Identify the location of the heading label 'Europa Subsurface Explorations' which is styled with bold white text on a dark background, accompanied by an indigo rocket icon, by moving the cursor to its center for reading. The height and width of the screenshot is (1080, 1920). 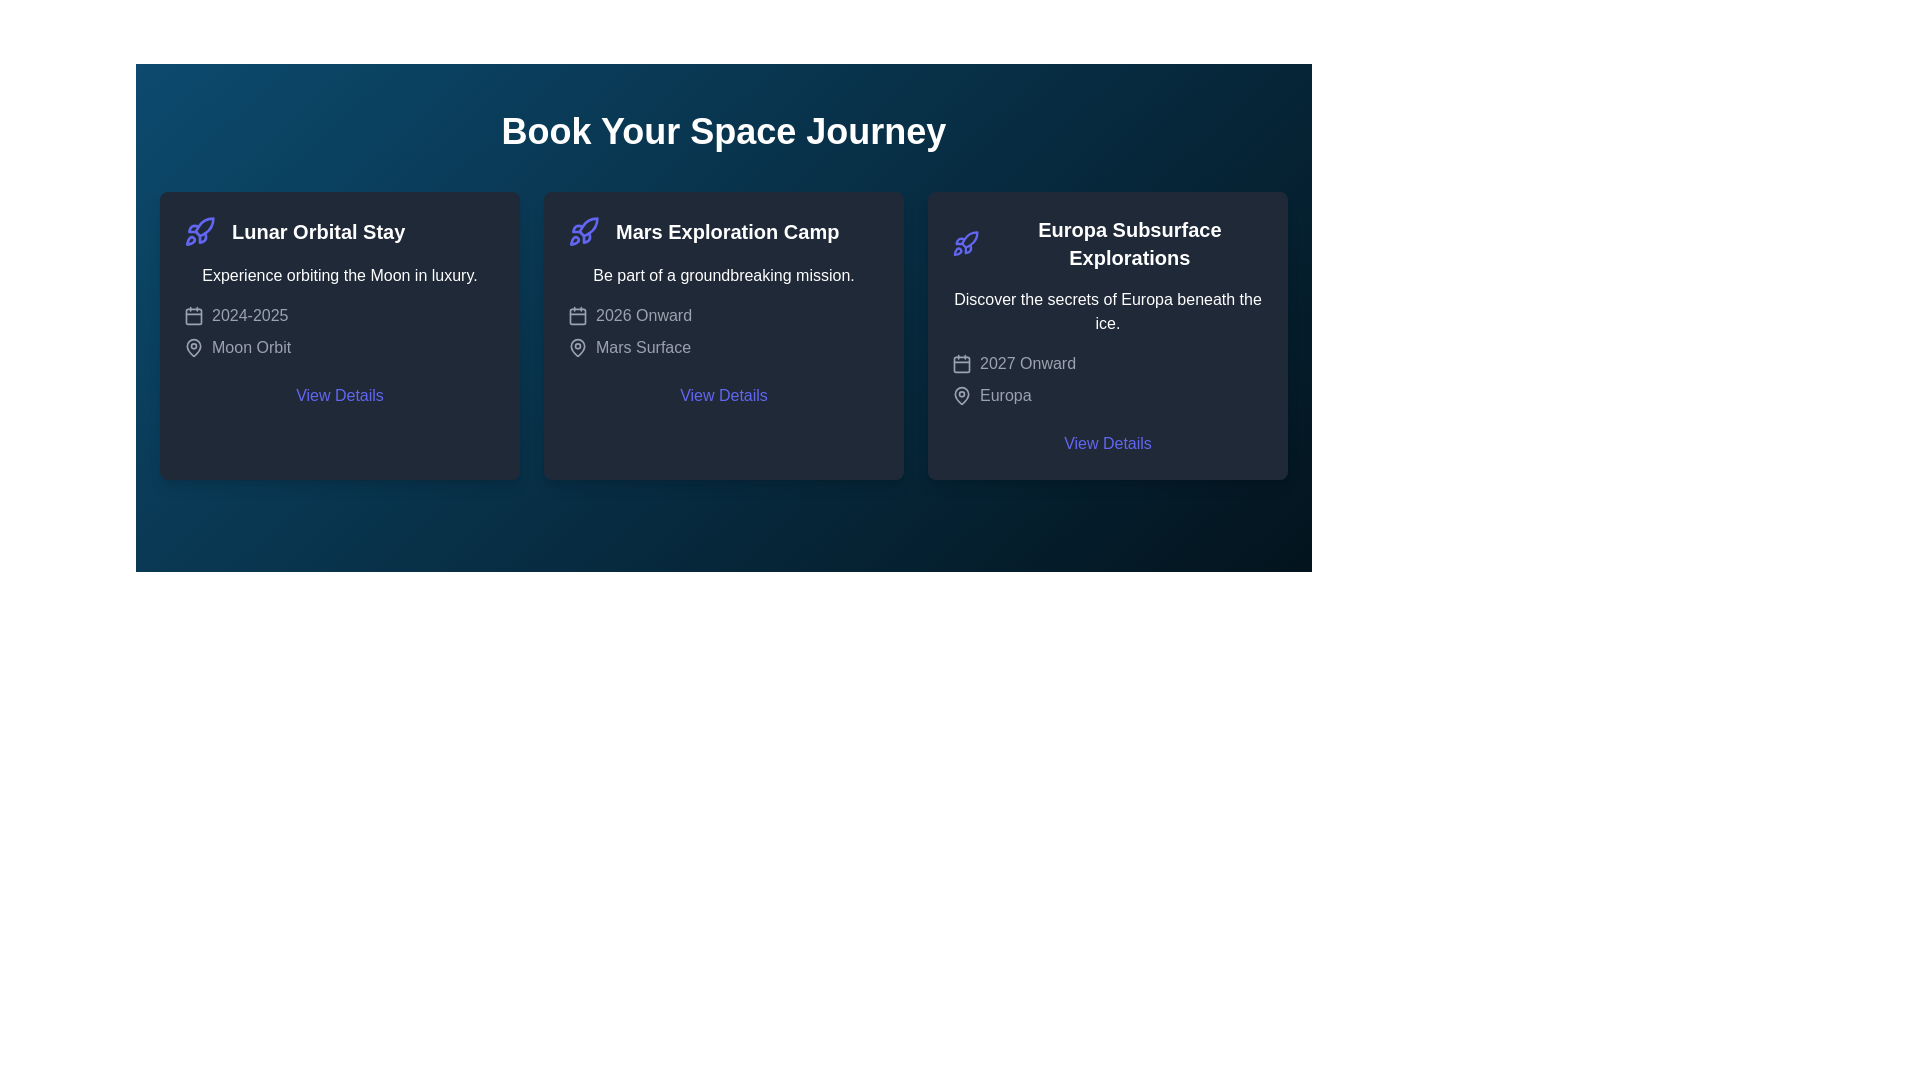
(1107, 242).